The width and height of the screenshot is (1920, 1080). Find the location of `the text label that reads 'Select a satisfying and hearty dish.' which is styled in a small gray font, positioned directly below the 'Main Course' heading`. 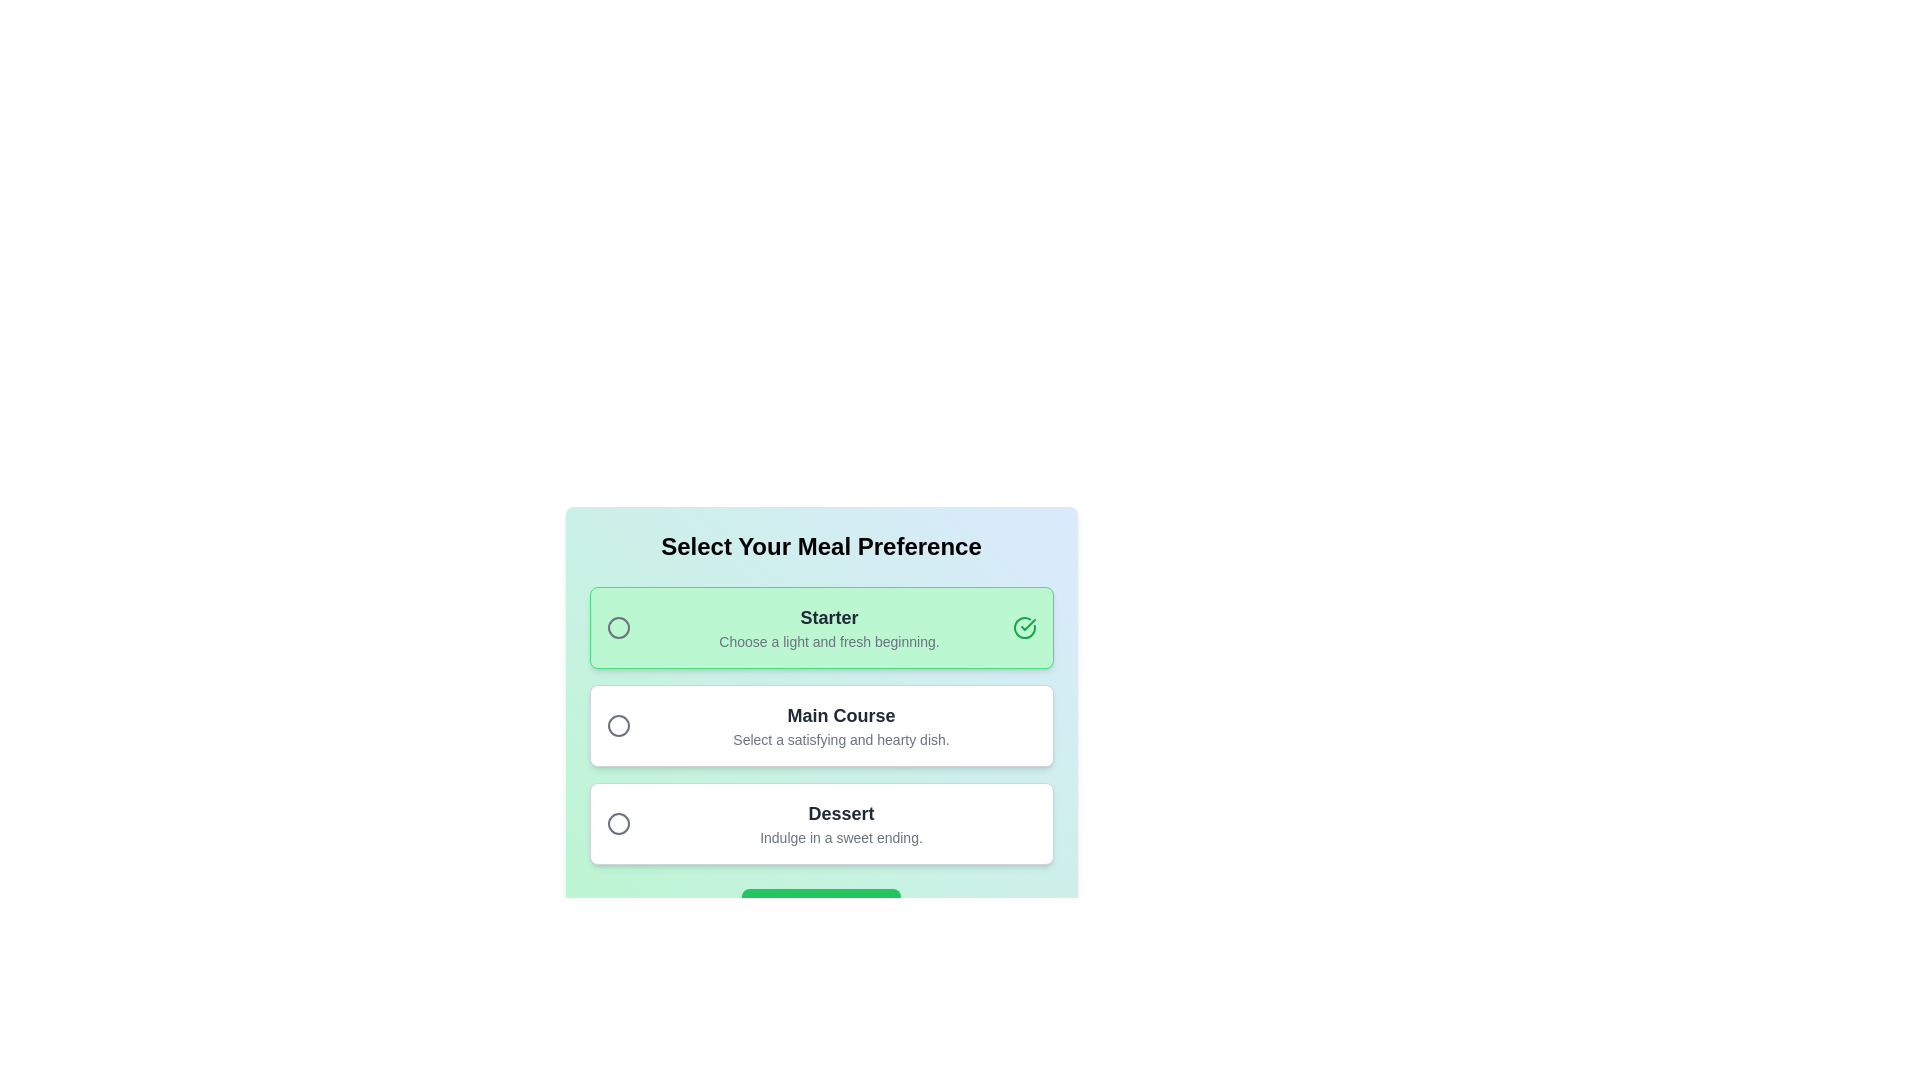

the text label that reads 'Select a satisfying and hearty dish.' which is styled in a small gray font, positioned directly below the 'Main Course' heading is located at coordinates (841, 740).